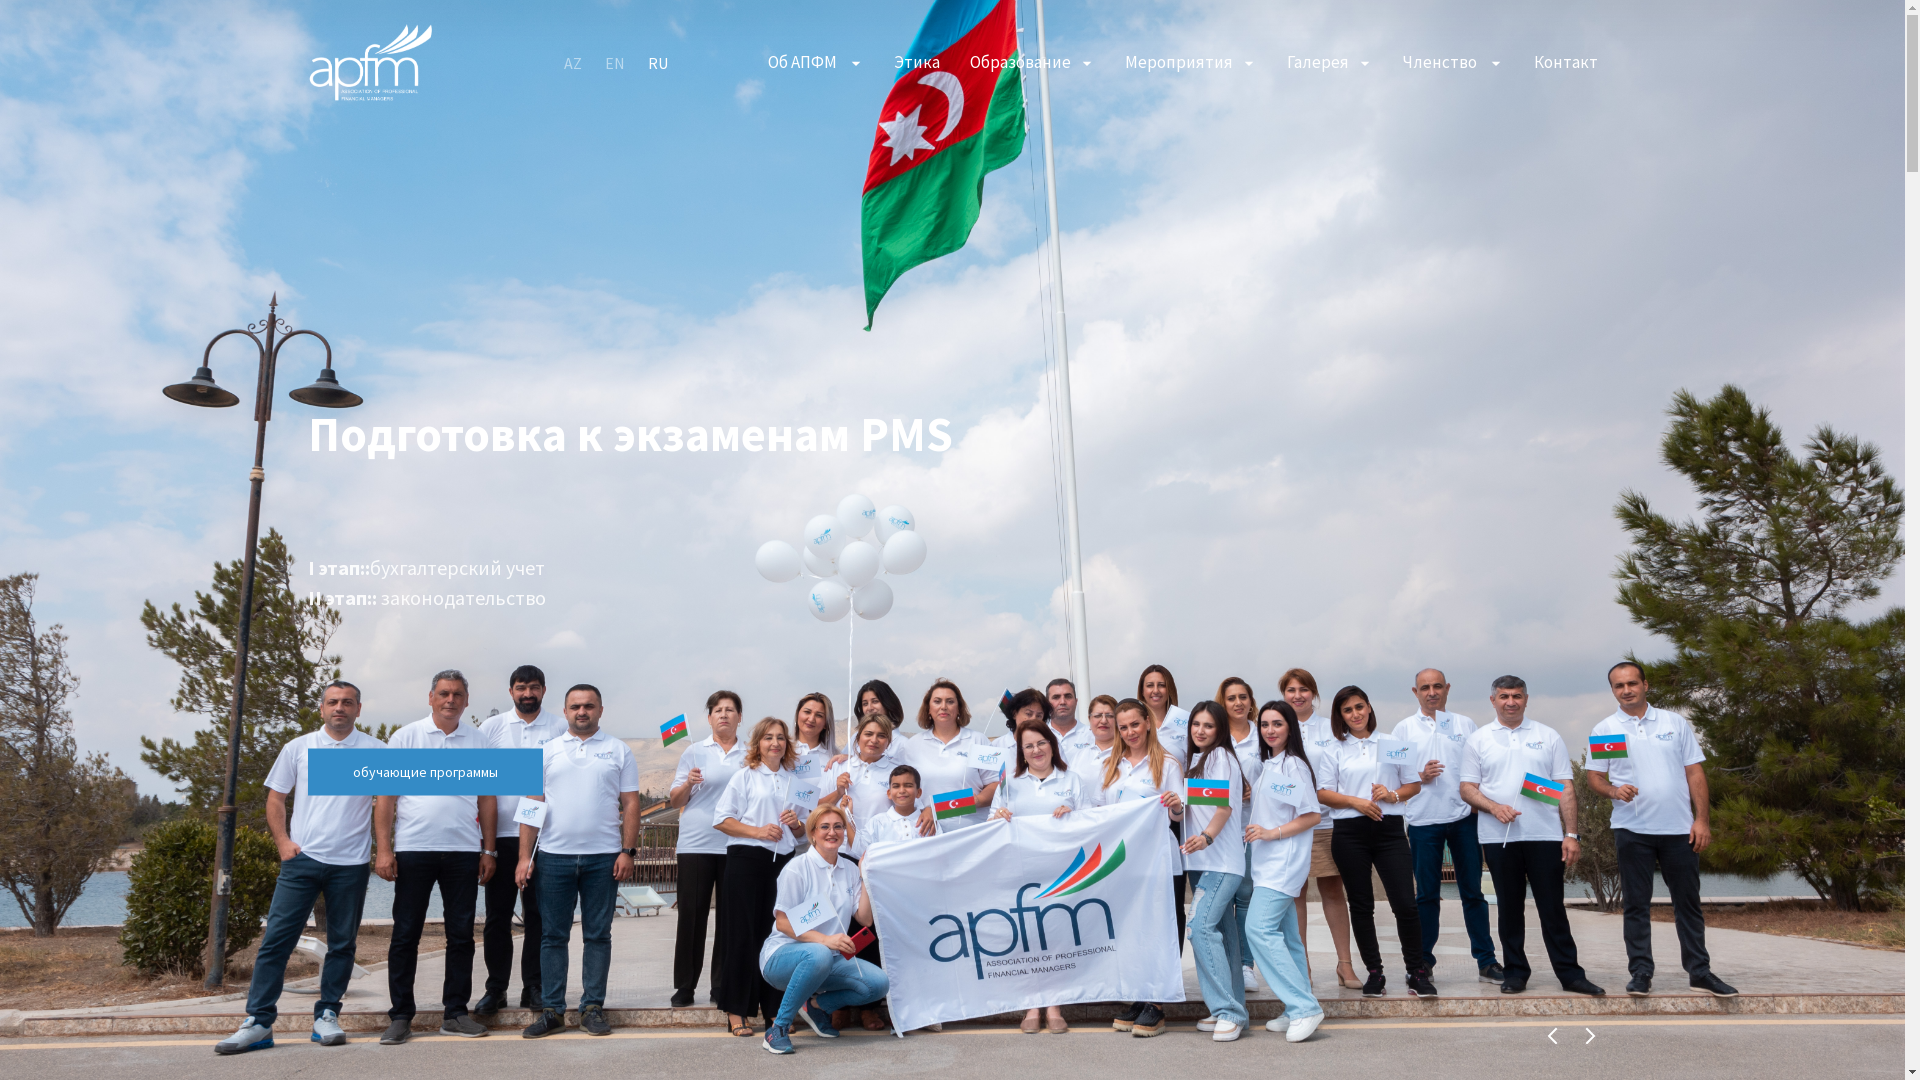 Image resolution: width=1920 pixels, height=1080 pixels. What do you see at coordinates (1549, 1036) in the screenshot?
I see `'Previous'` at bounding box center [1549, 1036].